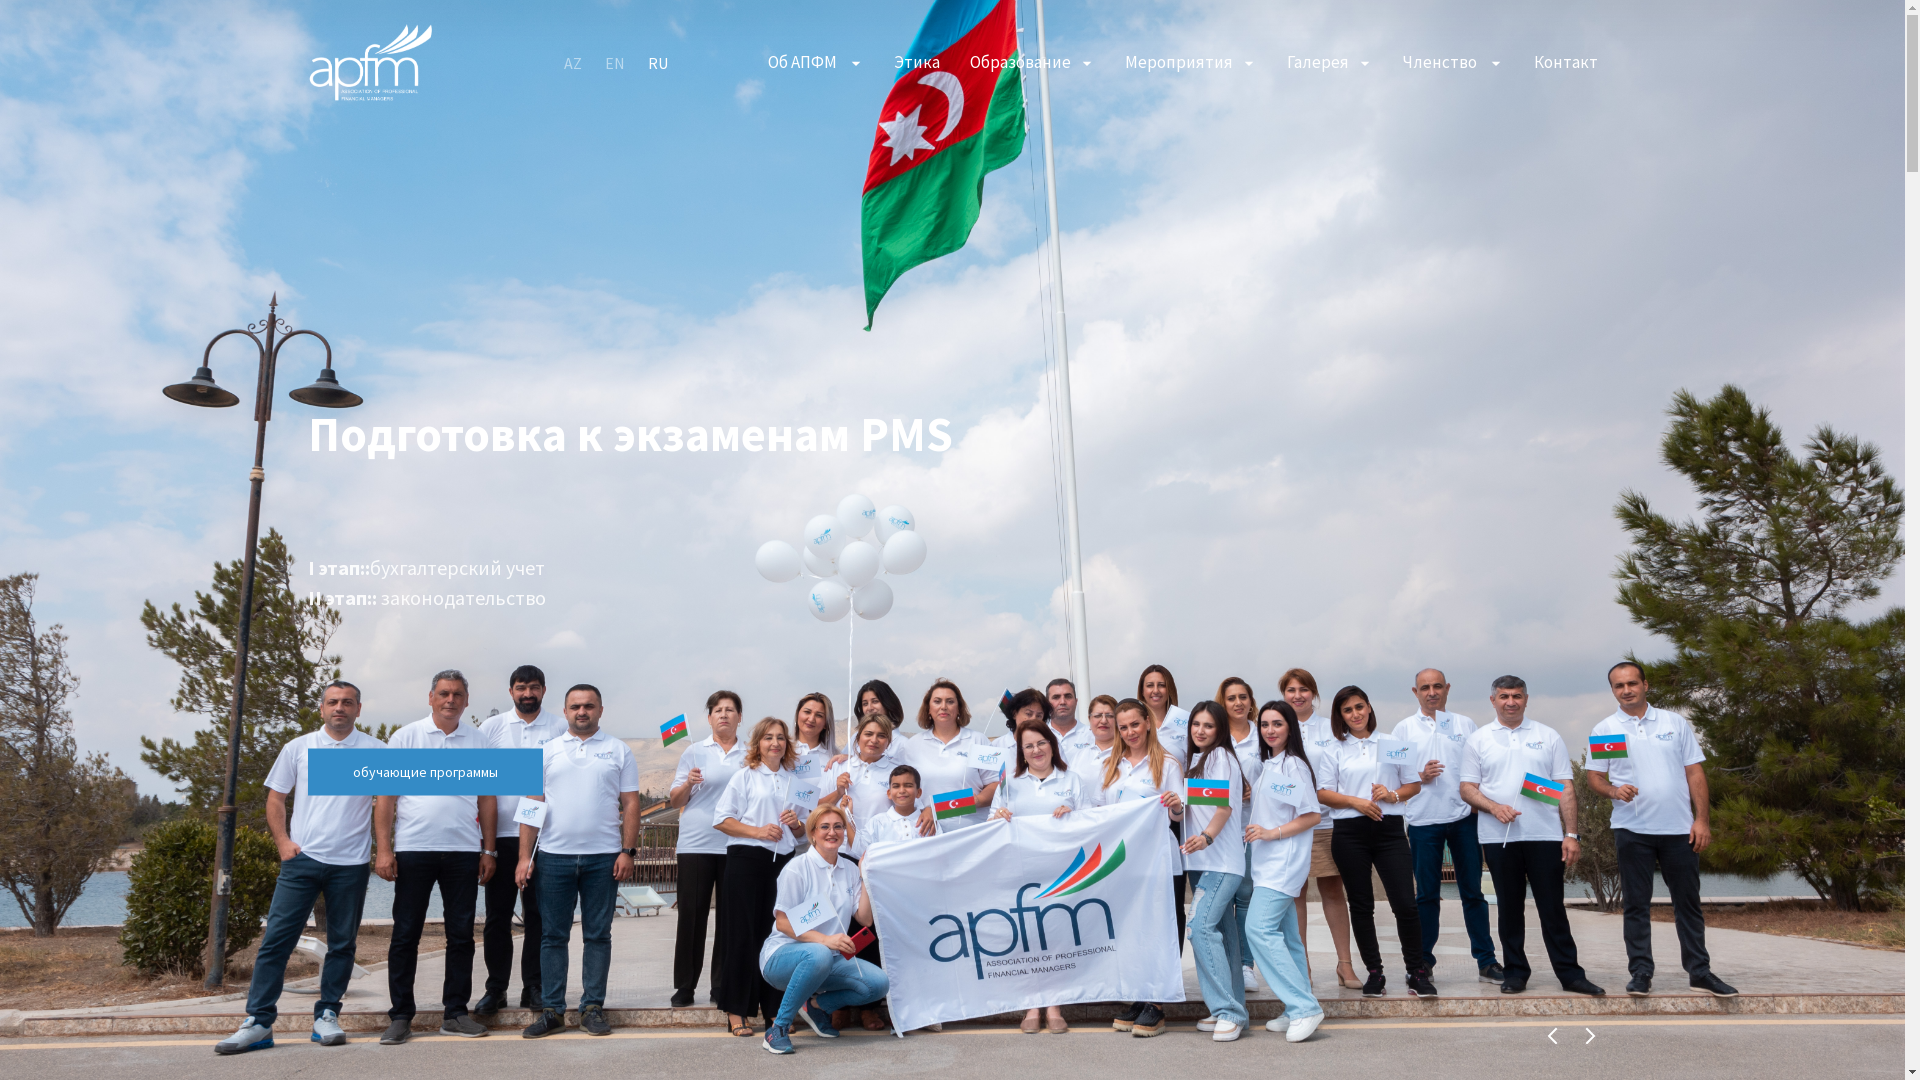 Image resolution: width=1920 pixels, height=1080 pixels. What do you see at coordinates (1549, 1036) in the screenshot?
I see `'Previous'` at bounding box center [1549, 1036].